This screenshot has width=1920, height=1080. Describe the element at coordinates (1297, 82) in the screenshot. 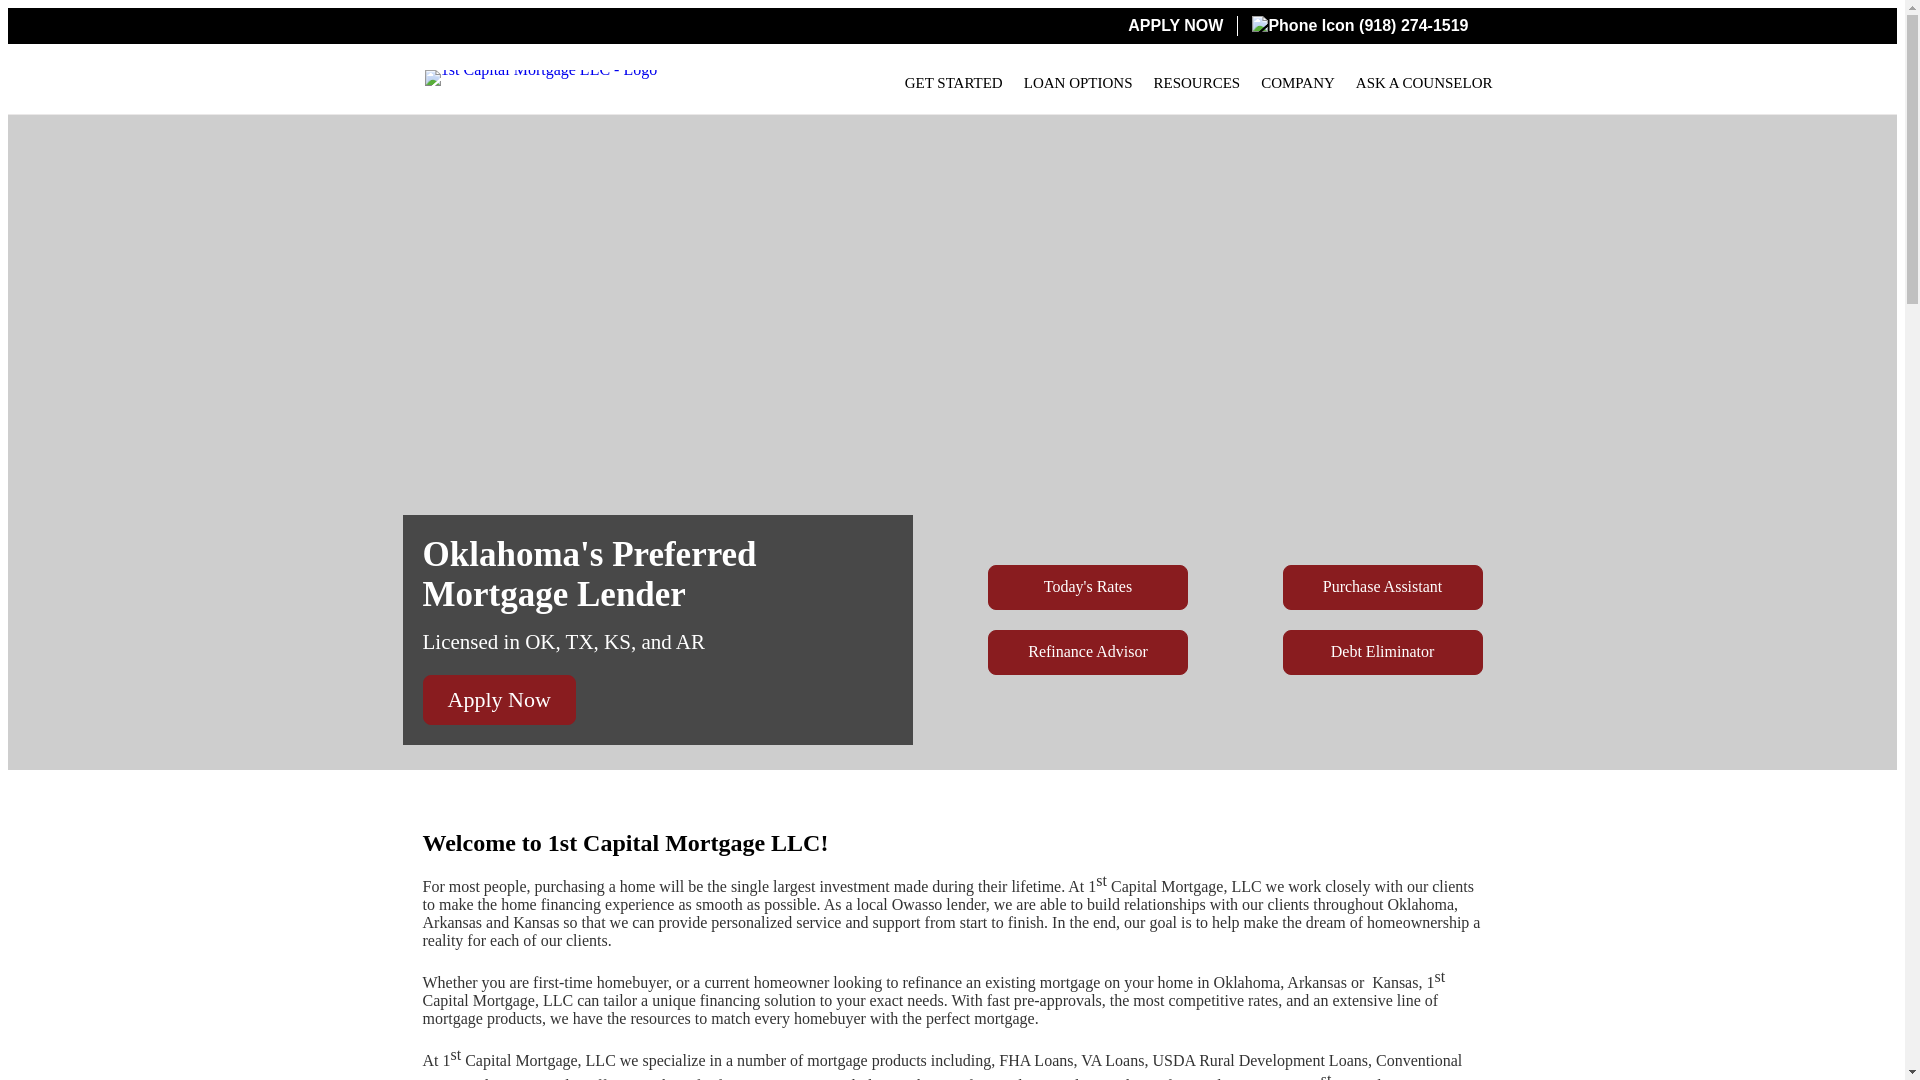

I see `'COMPANY'` at that location.